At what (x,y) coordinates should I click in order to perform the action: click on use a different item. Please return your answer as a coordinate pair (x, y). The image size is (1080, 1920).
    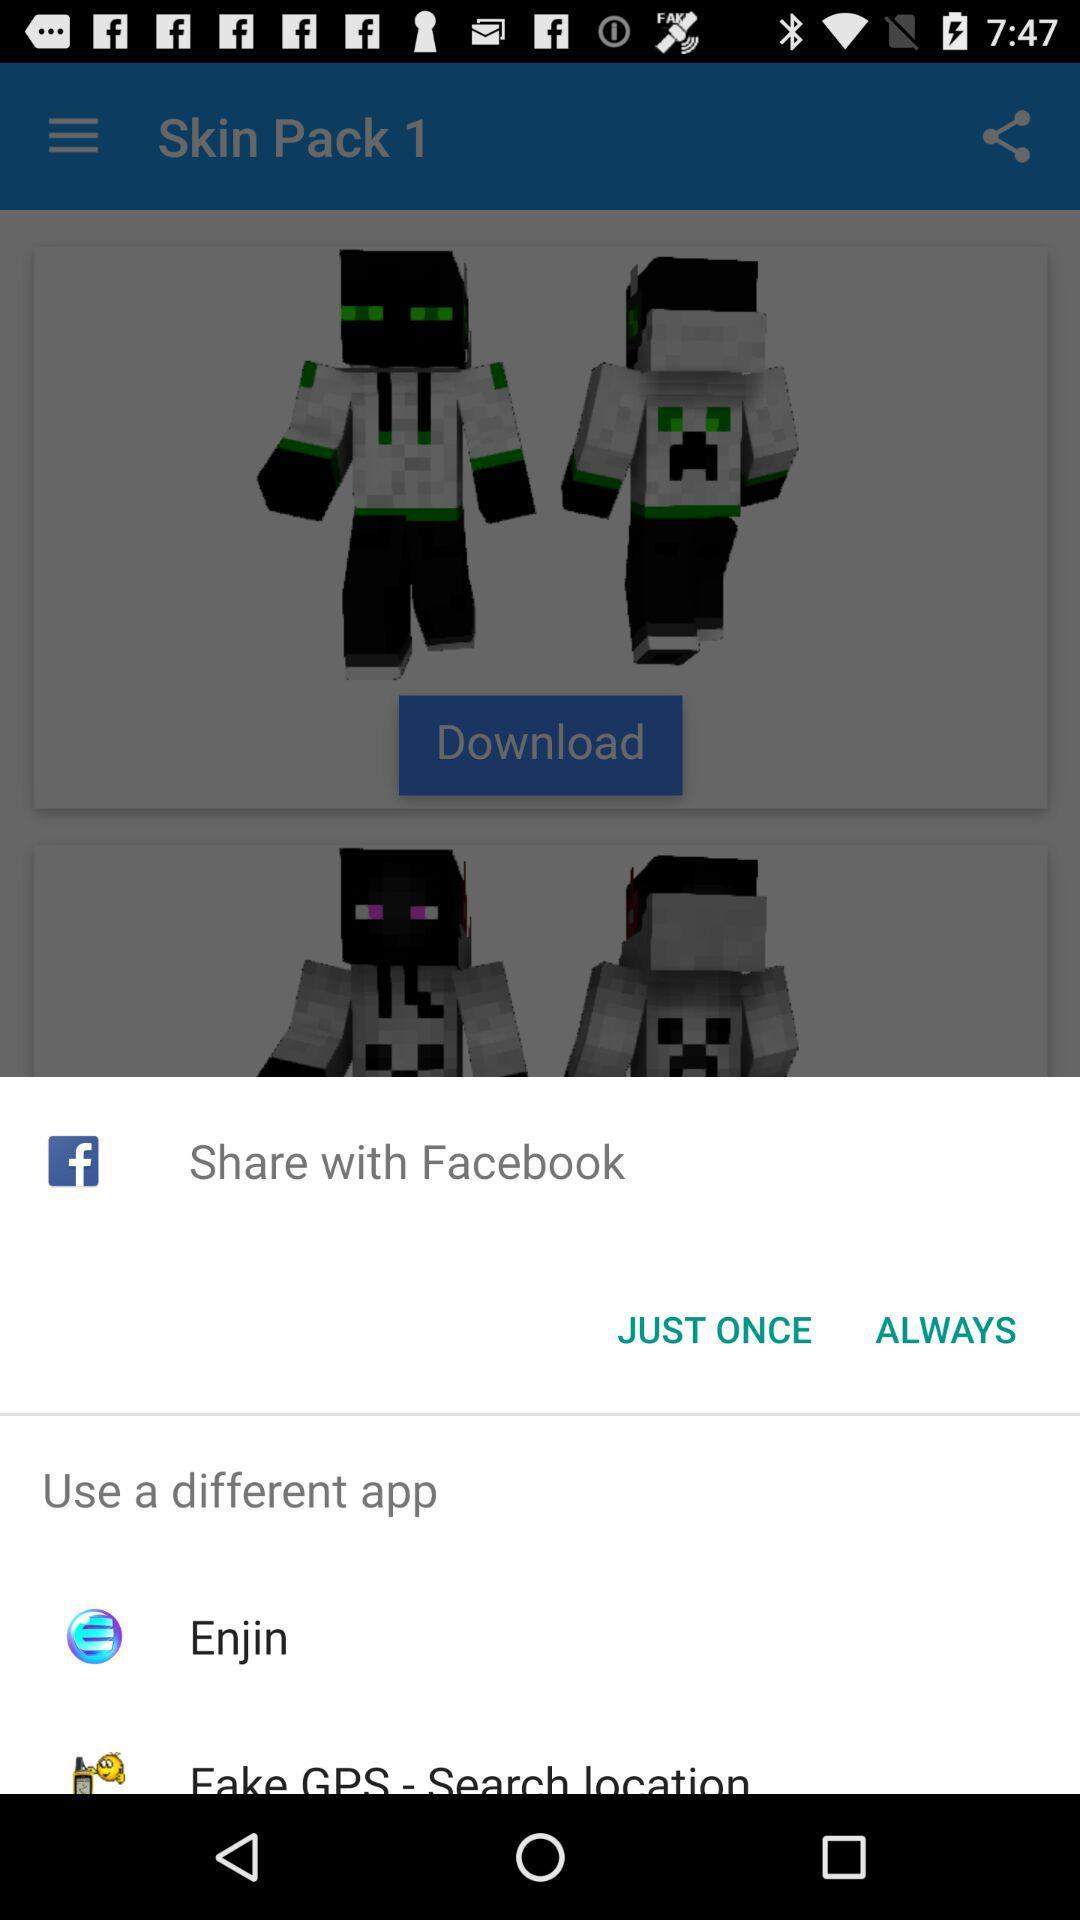
    Looking at the image, I should click on (540, 1489).